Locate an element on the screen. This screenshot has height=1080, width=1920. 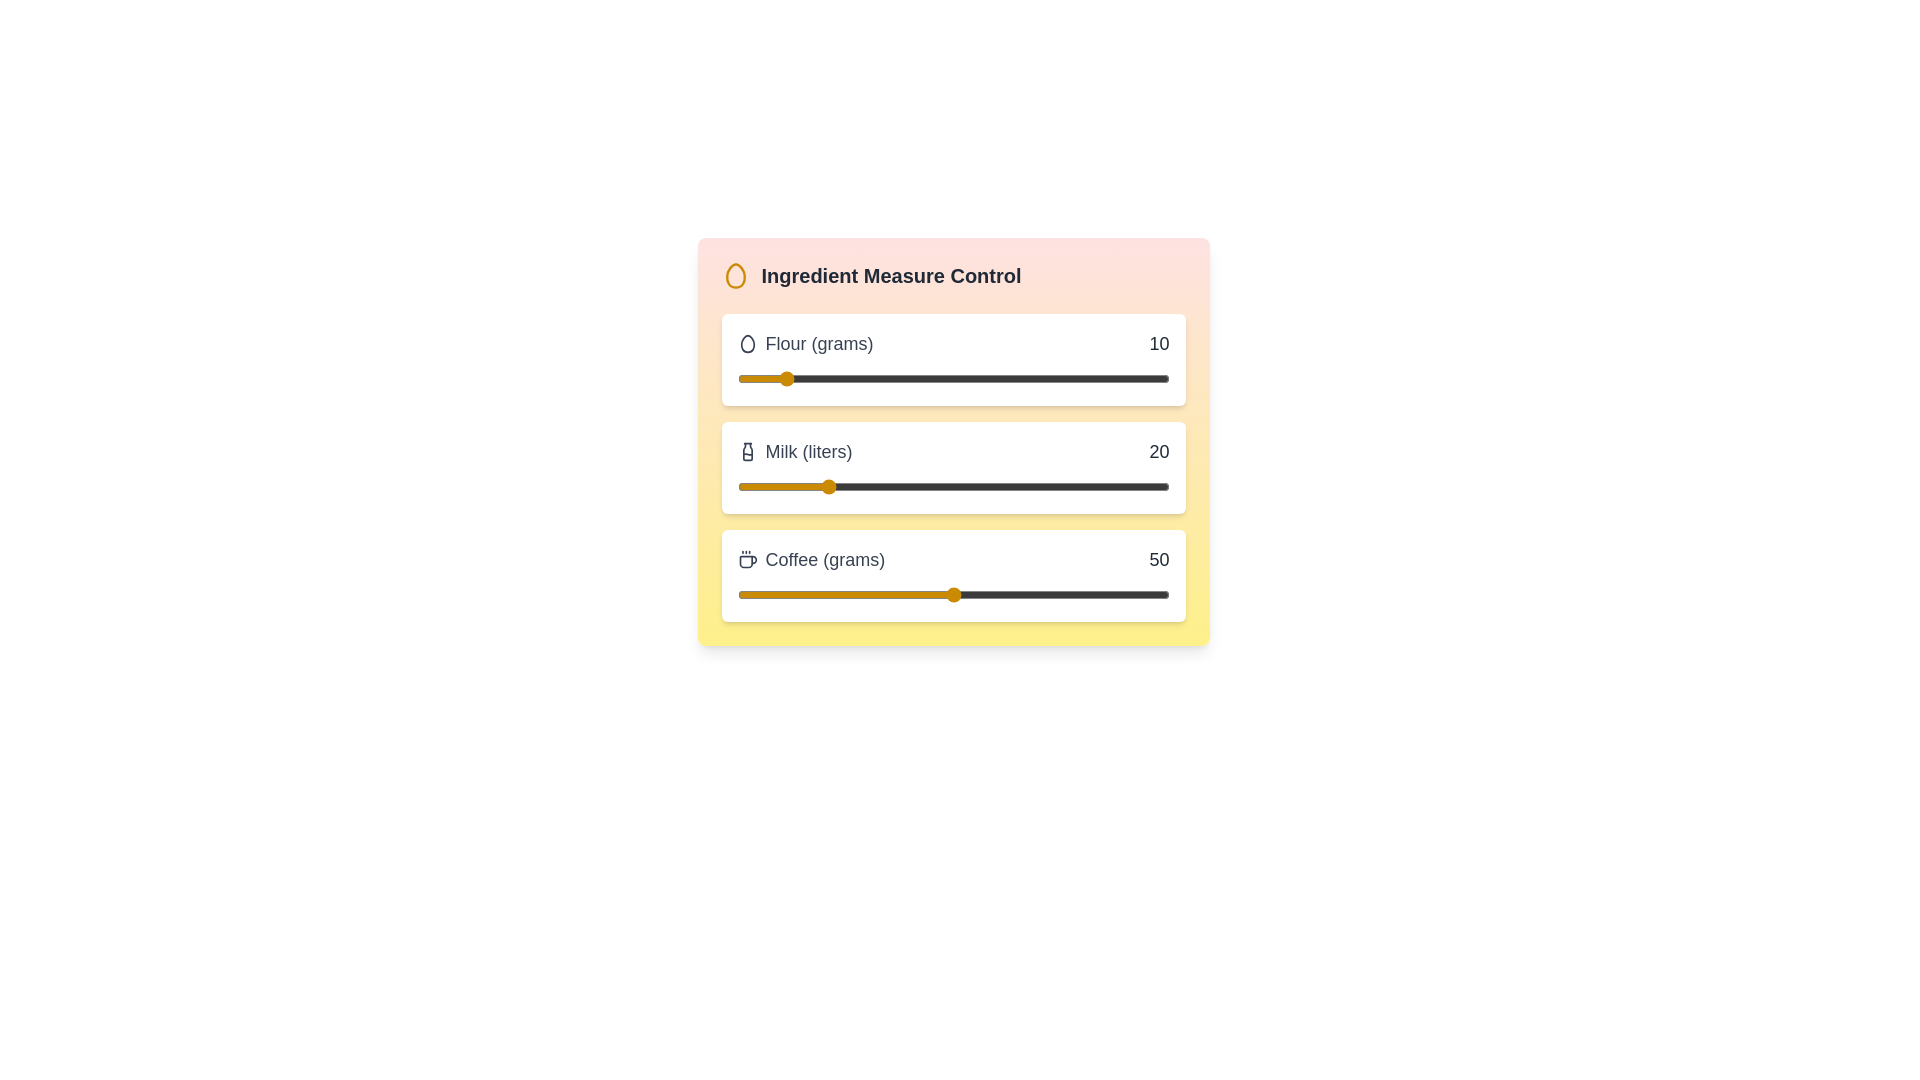
ingredient measurement is located at coordinates (1056, 378).